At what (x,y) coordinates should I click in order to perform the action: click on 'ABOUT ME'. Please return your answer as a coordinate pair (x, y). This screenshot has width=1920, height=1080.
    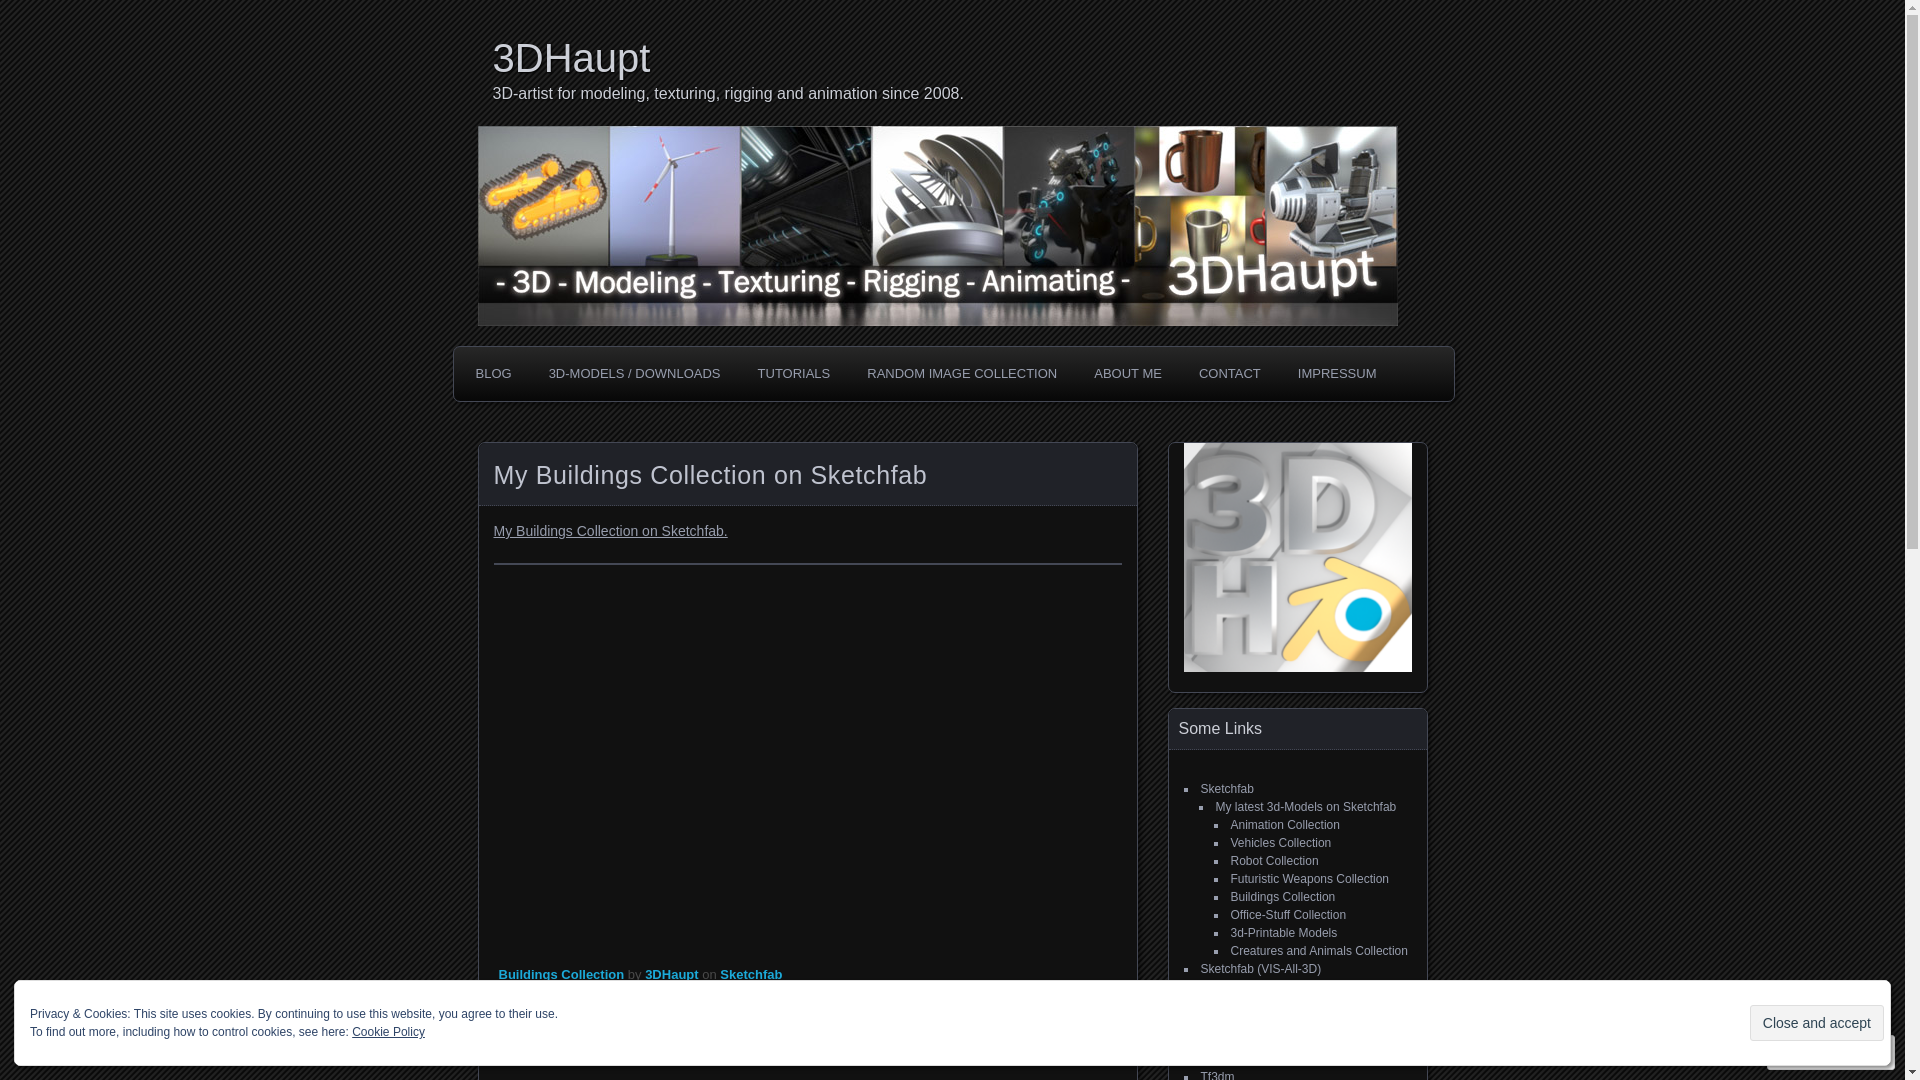
    Looking at the image, I should click on (1128, 374).